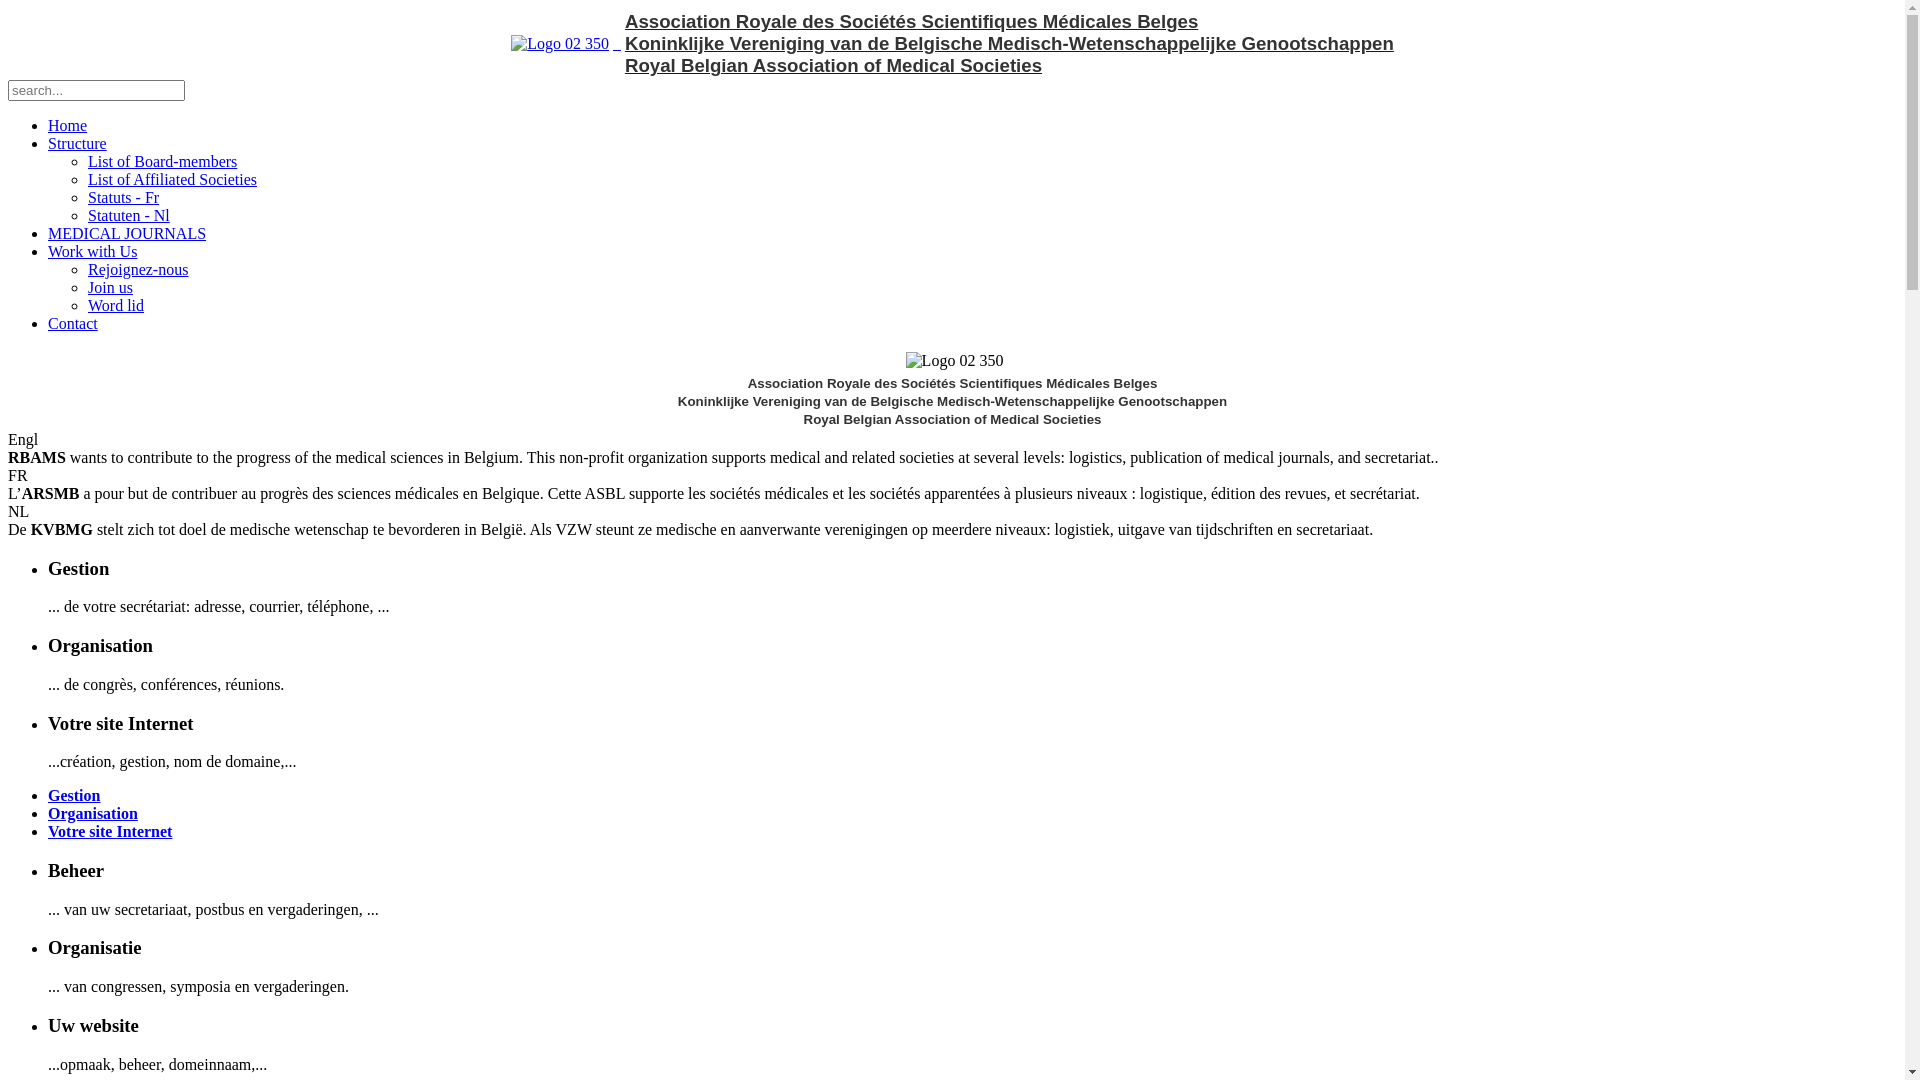 Image resolution: width=1920 pixels, height=1080 pixels. Describe the element at coordinates (73, 794) in the screenshot. I see `'Gestion'` at that location.